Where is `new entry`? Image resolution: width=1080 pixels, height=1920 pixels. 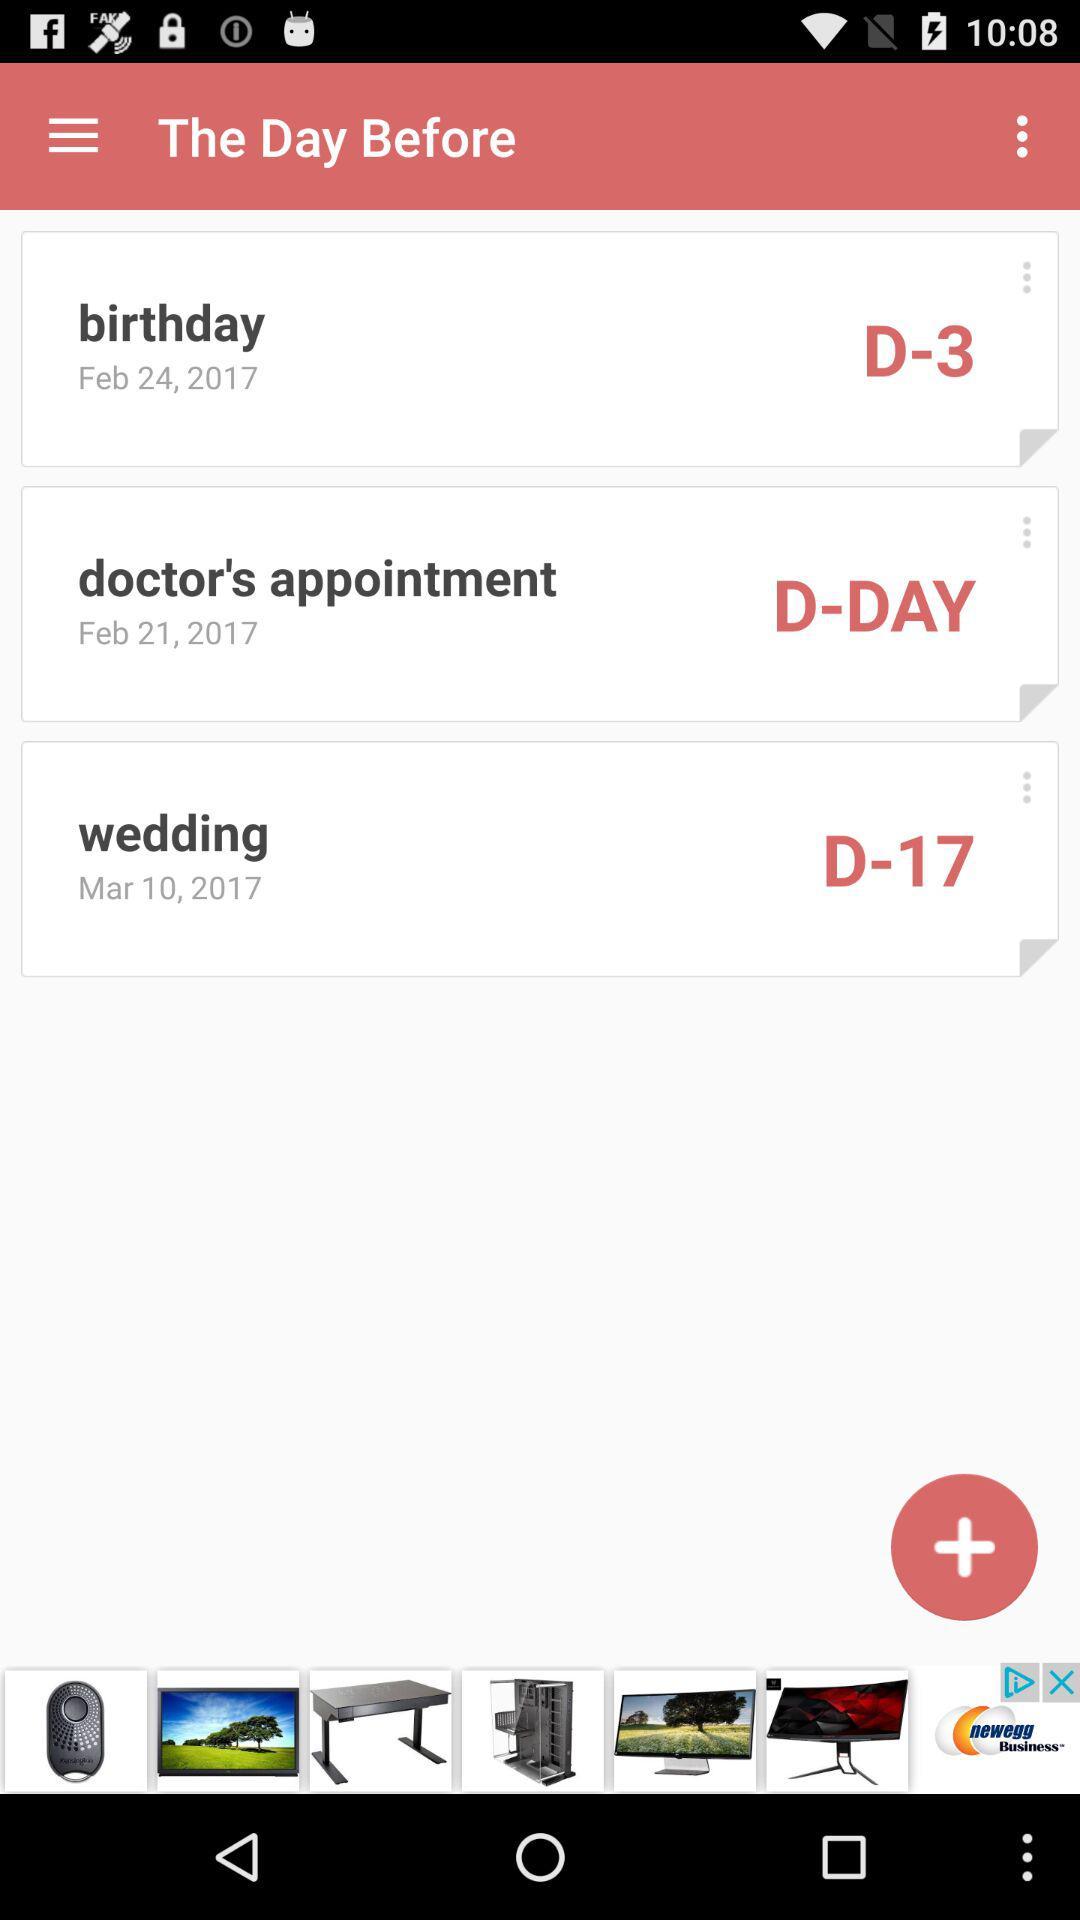 new entry is located at coordinates (963, 1546).